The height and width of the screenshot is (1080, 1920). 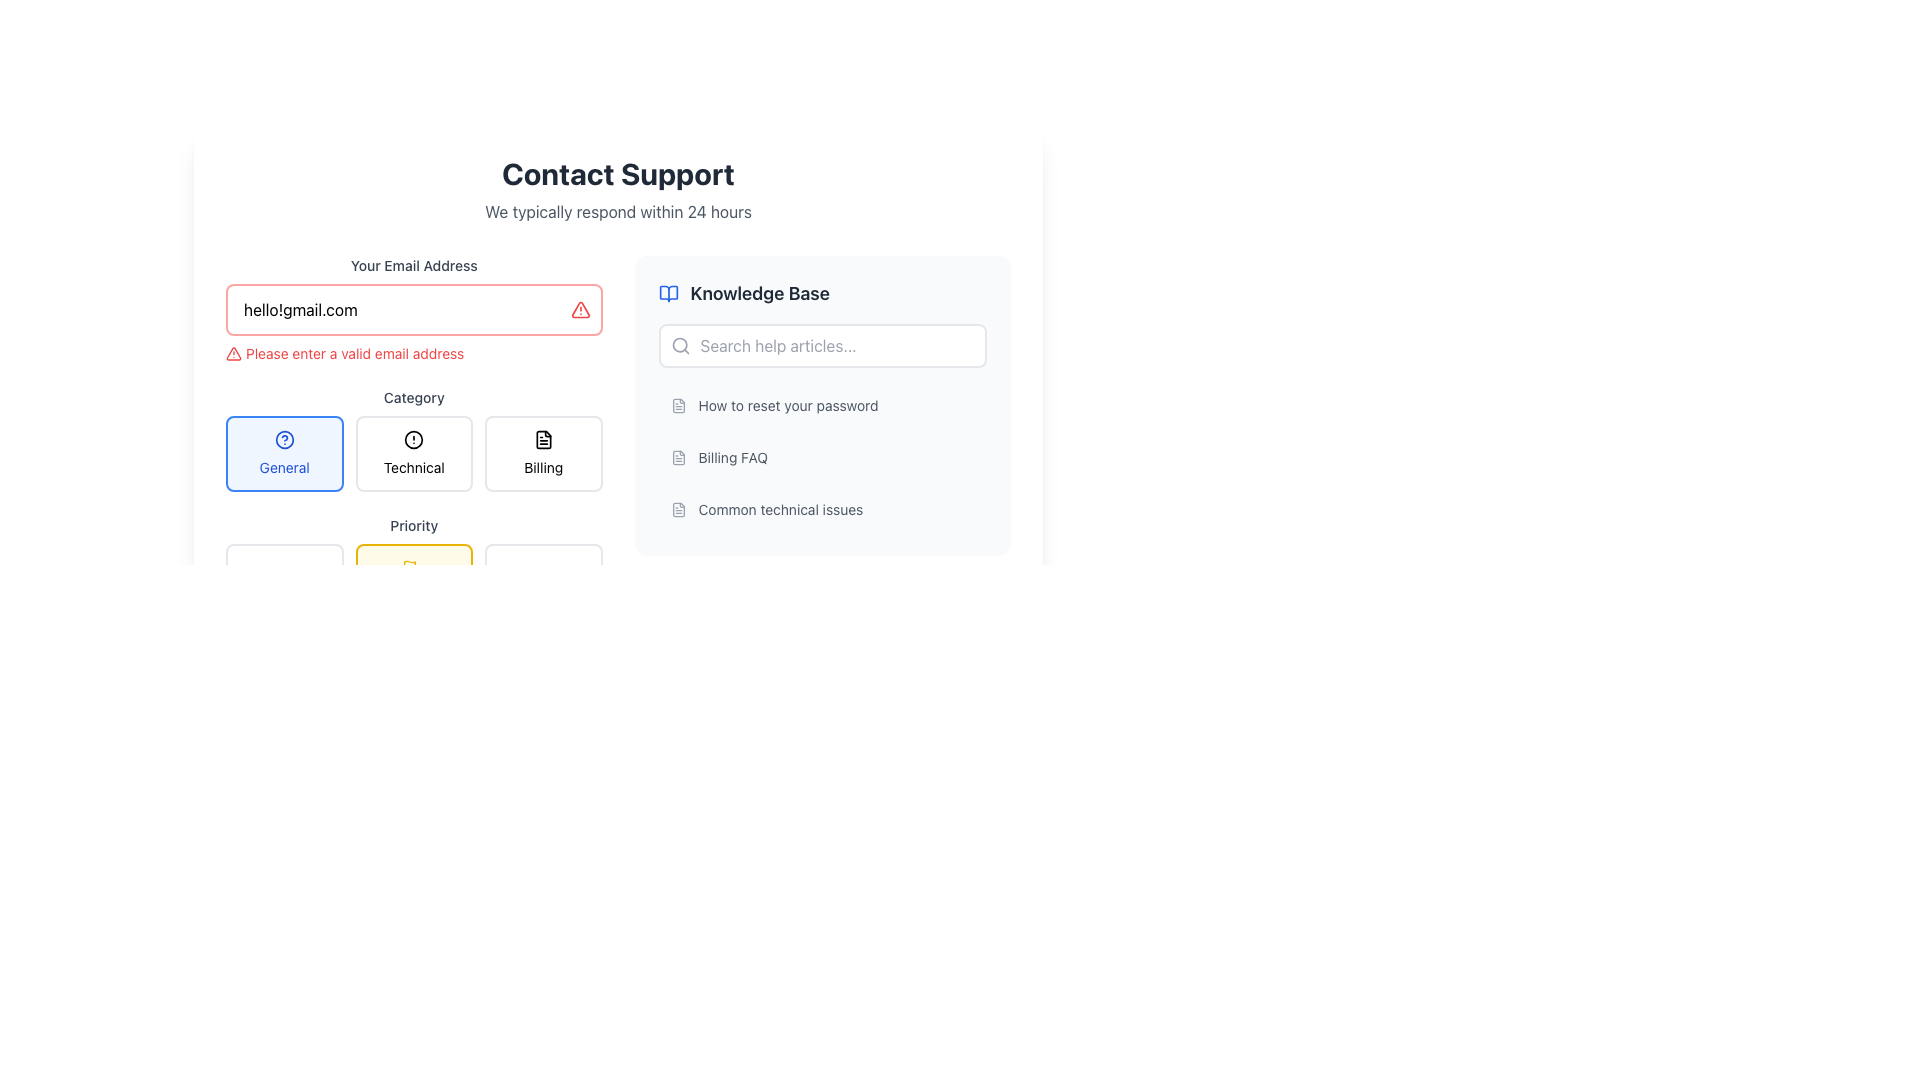 What do you see at coordinates (413, 353) in the screenshot?
I see `the text notification displaying 'Please enter a valid email address' in red color, which is located directly below the email input field labeled 'Your Email Address'` at bounding box center [413, 353].